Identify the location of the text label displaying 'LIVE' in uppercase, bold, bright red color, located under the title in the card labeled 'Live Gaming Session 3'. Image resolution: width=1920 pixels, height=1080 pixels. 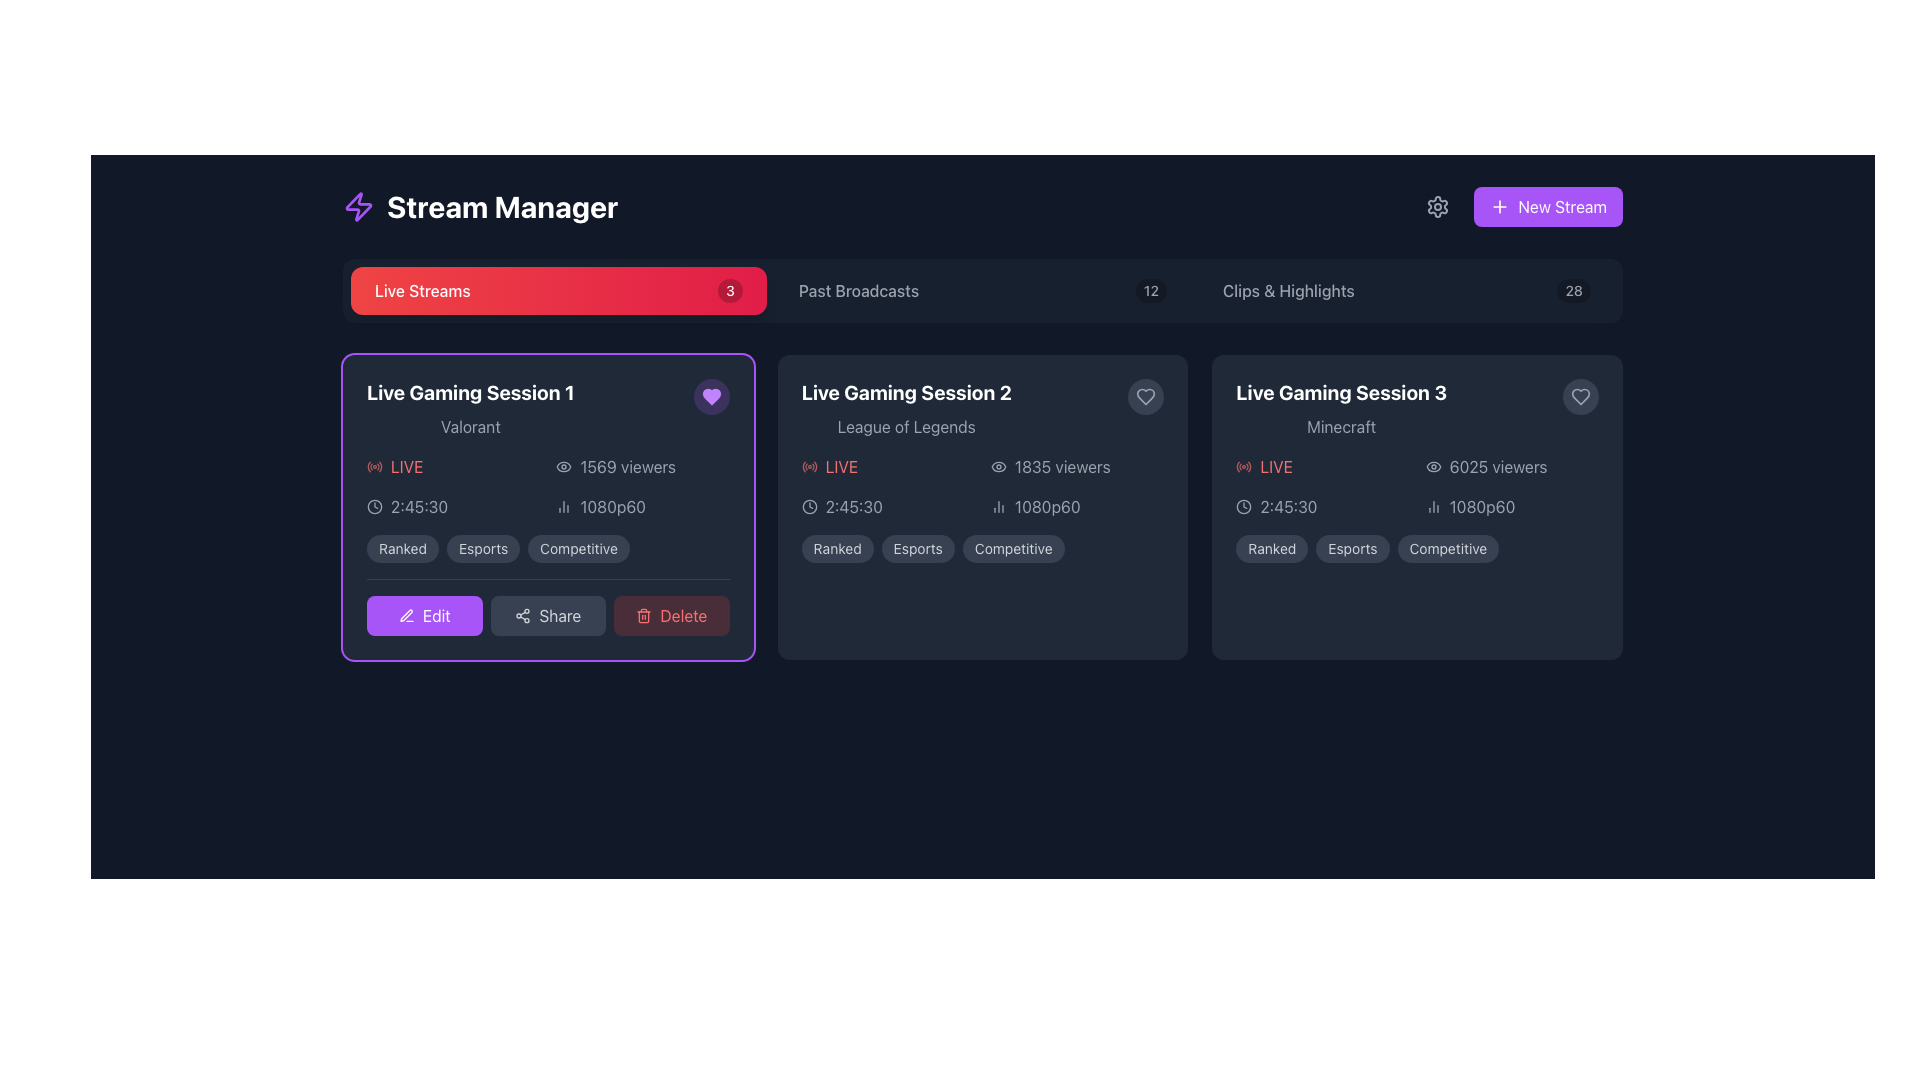
(1275, 466).